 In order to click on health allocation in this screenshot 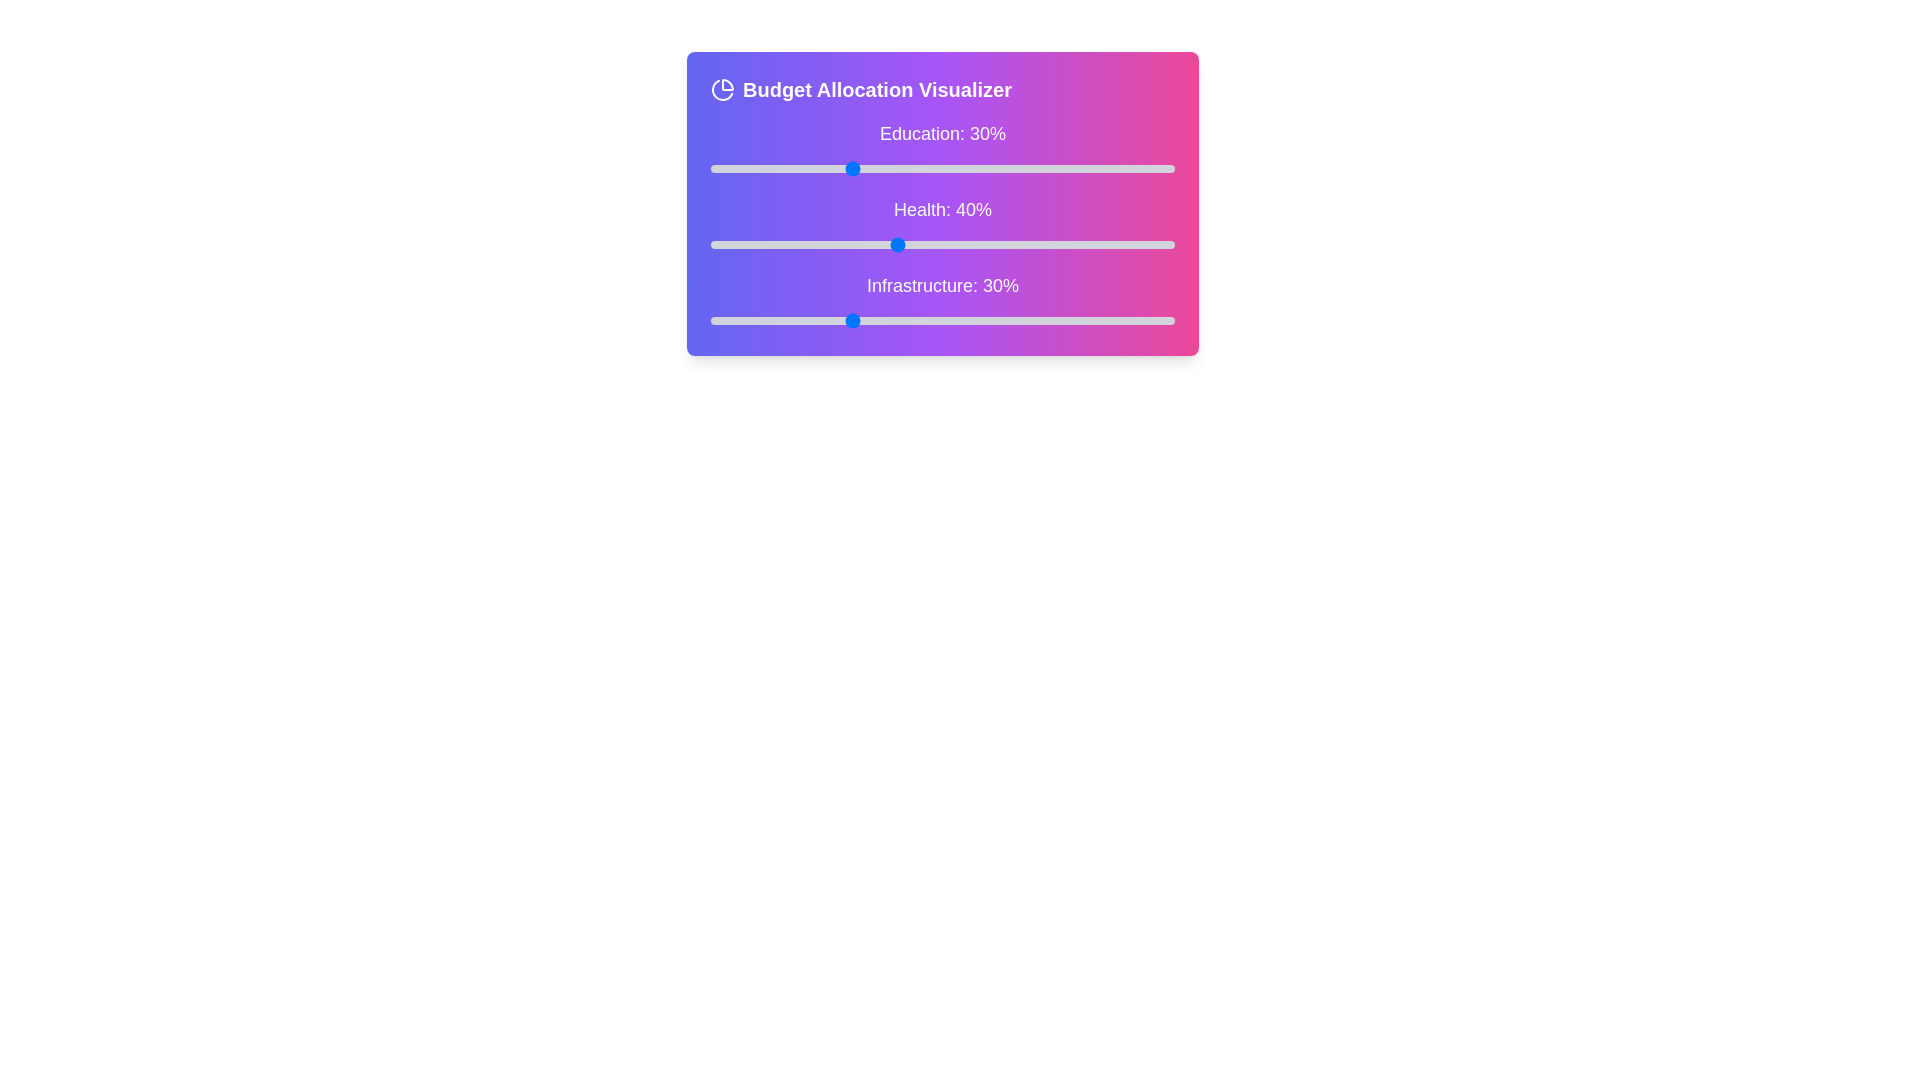, I will do `click(937, 244)`.